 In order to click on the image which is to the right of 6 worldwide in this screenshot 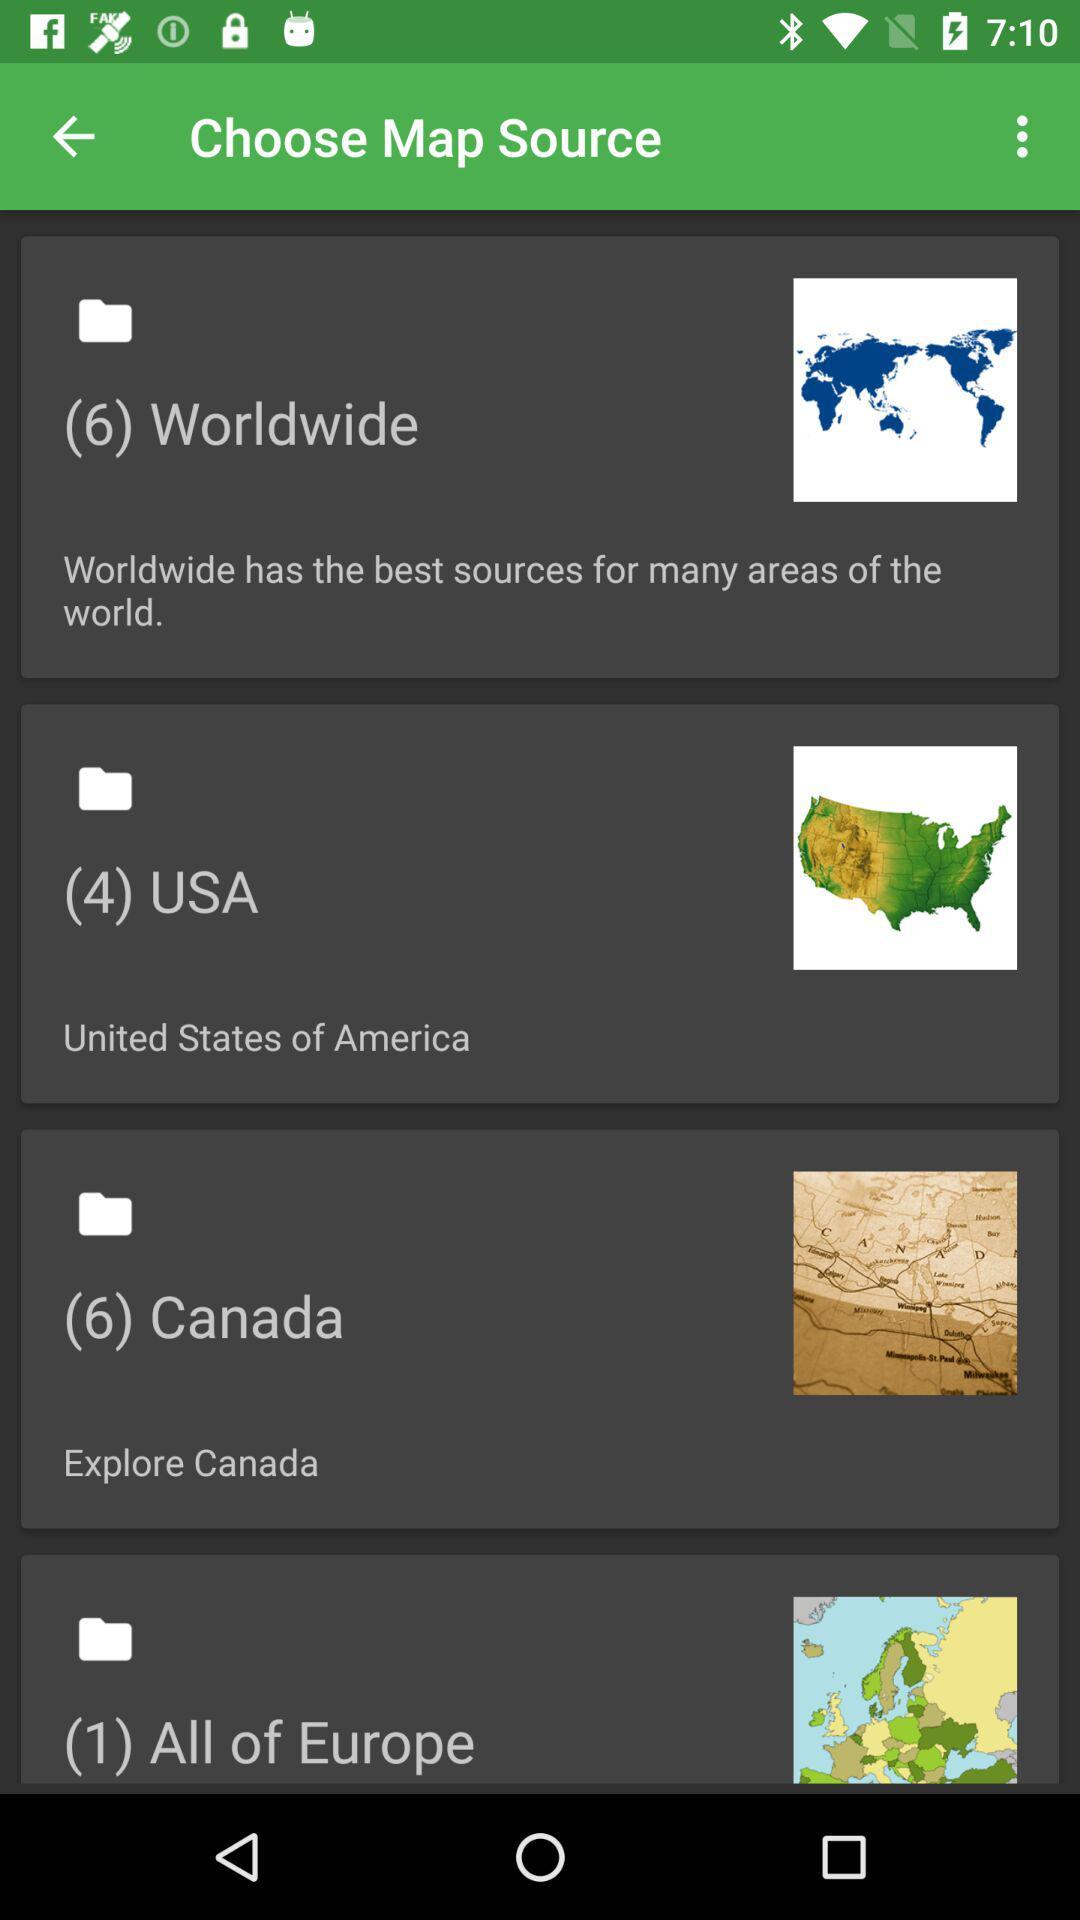, I will do `click(905, 389)`.